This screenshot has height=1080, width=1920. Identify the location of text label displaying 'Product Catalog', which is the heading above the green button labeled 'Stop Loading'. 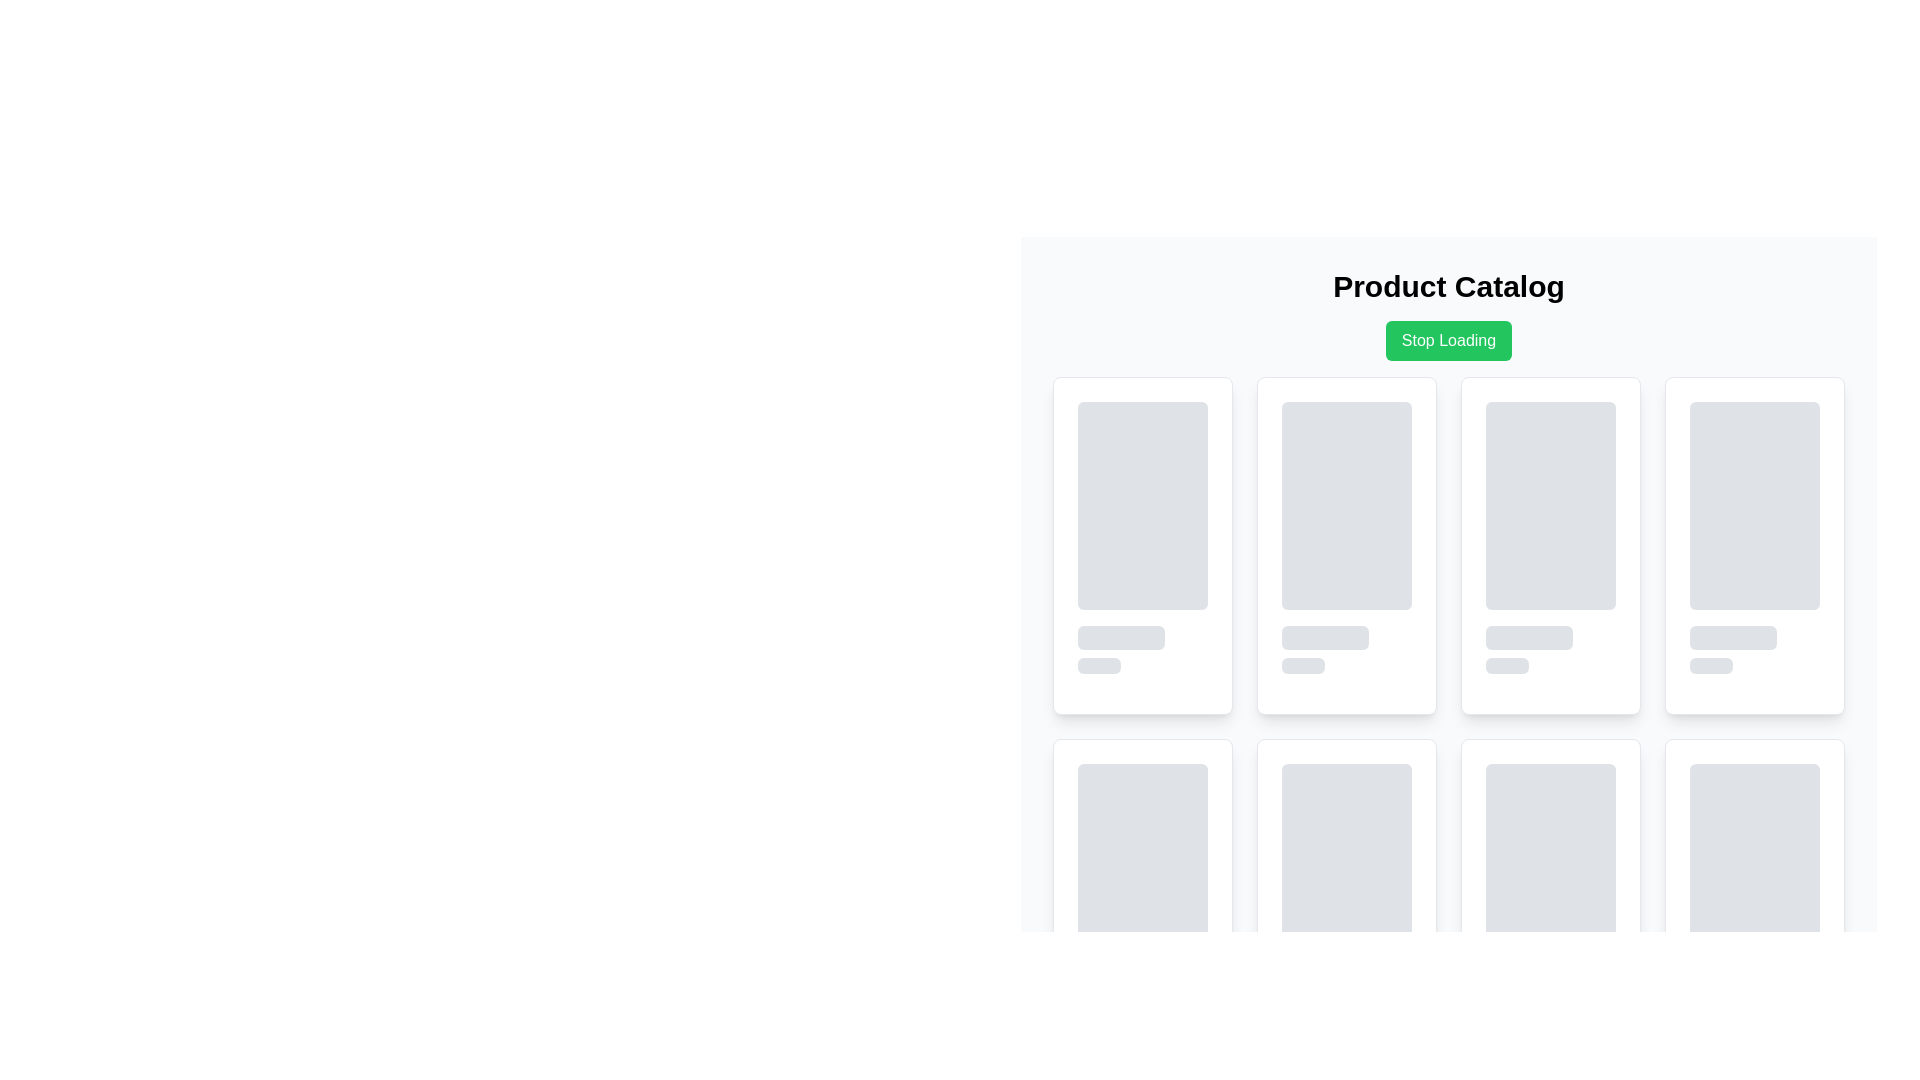
(1449, 286).